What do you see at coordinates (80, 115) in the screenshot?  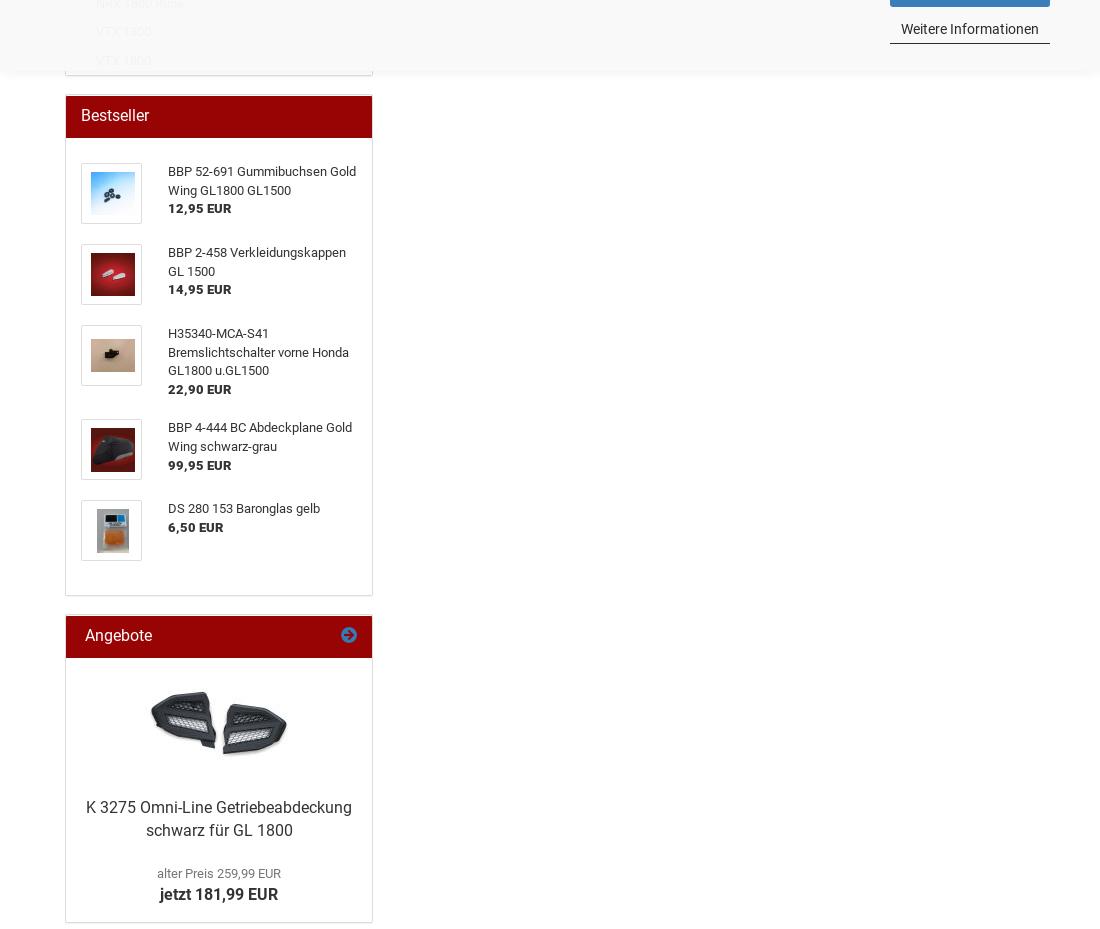 I see `'Bestseller'` at bounding box center [80, 115].